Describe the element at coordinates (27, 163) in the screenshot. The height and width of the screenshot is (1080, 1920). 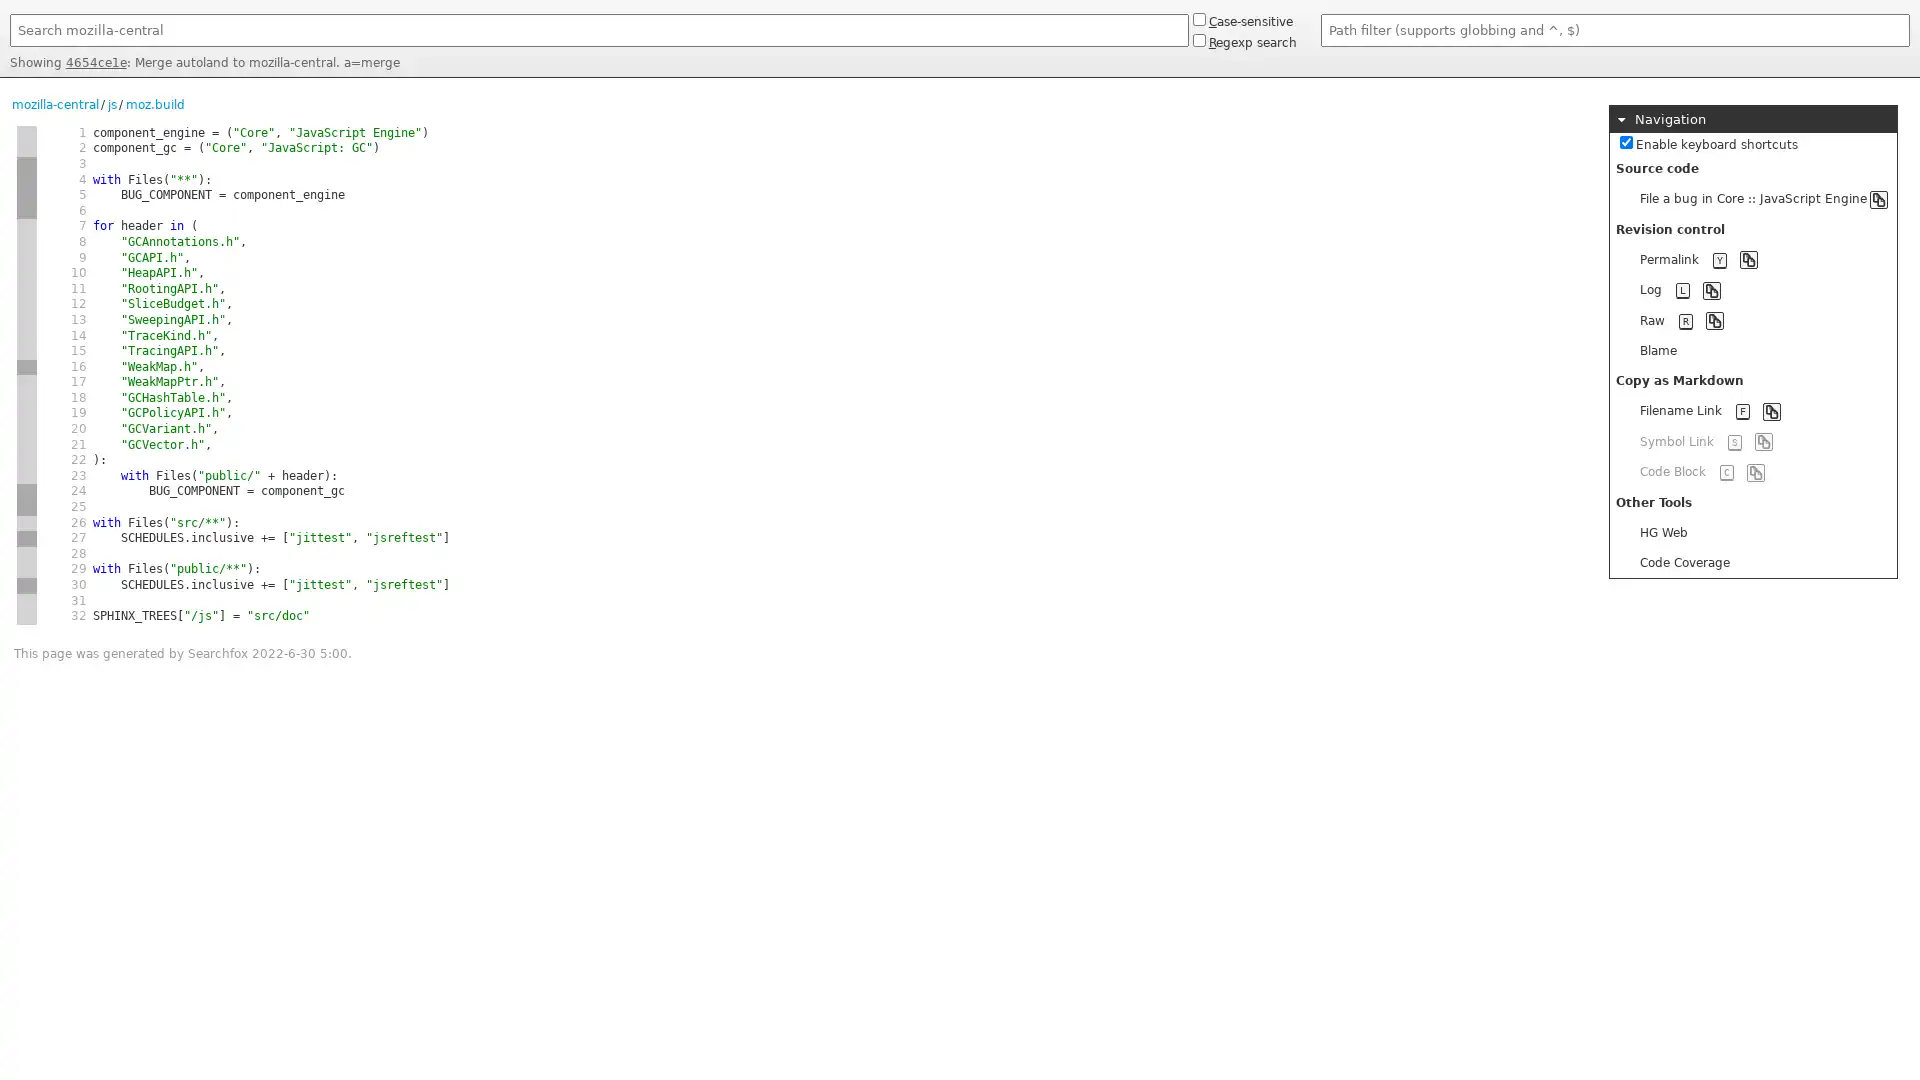
I see `new hash 2` at that location.